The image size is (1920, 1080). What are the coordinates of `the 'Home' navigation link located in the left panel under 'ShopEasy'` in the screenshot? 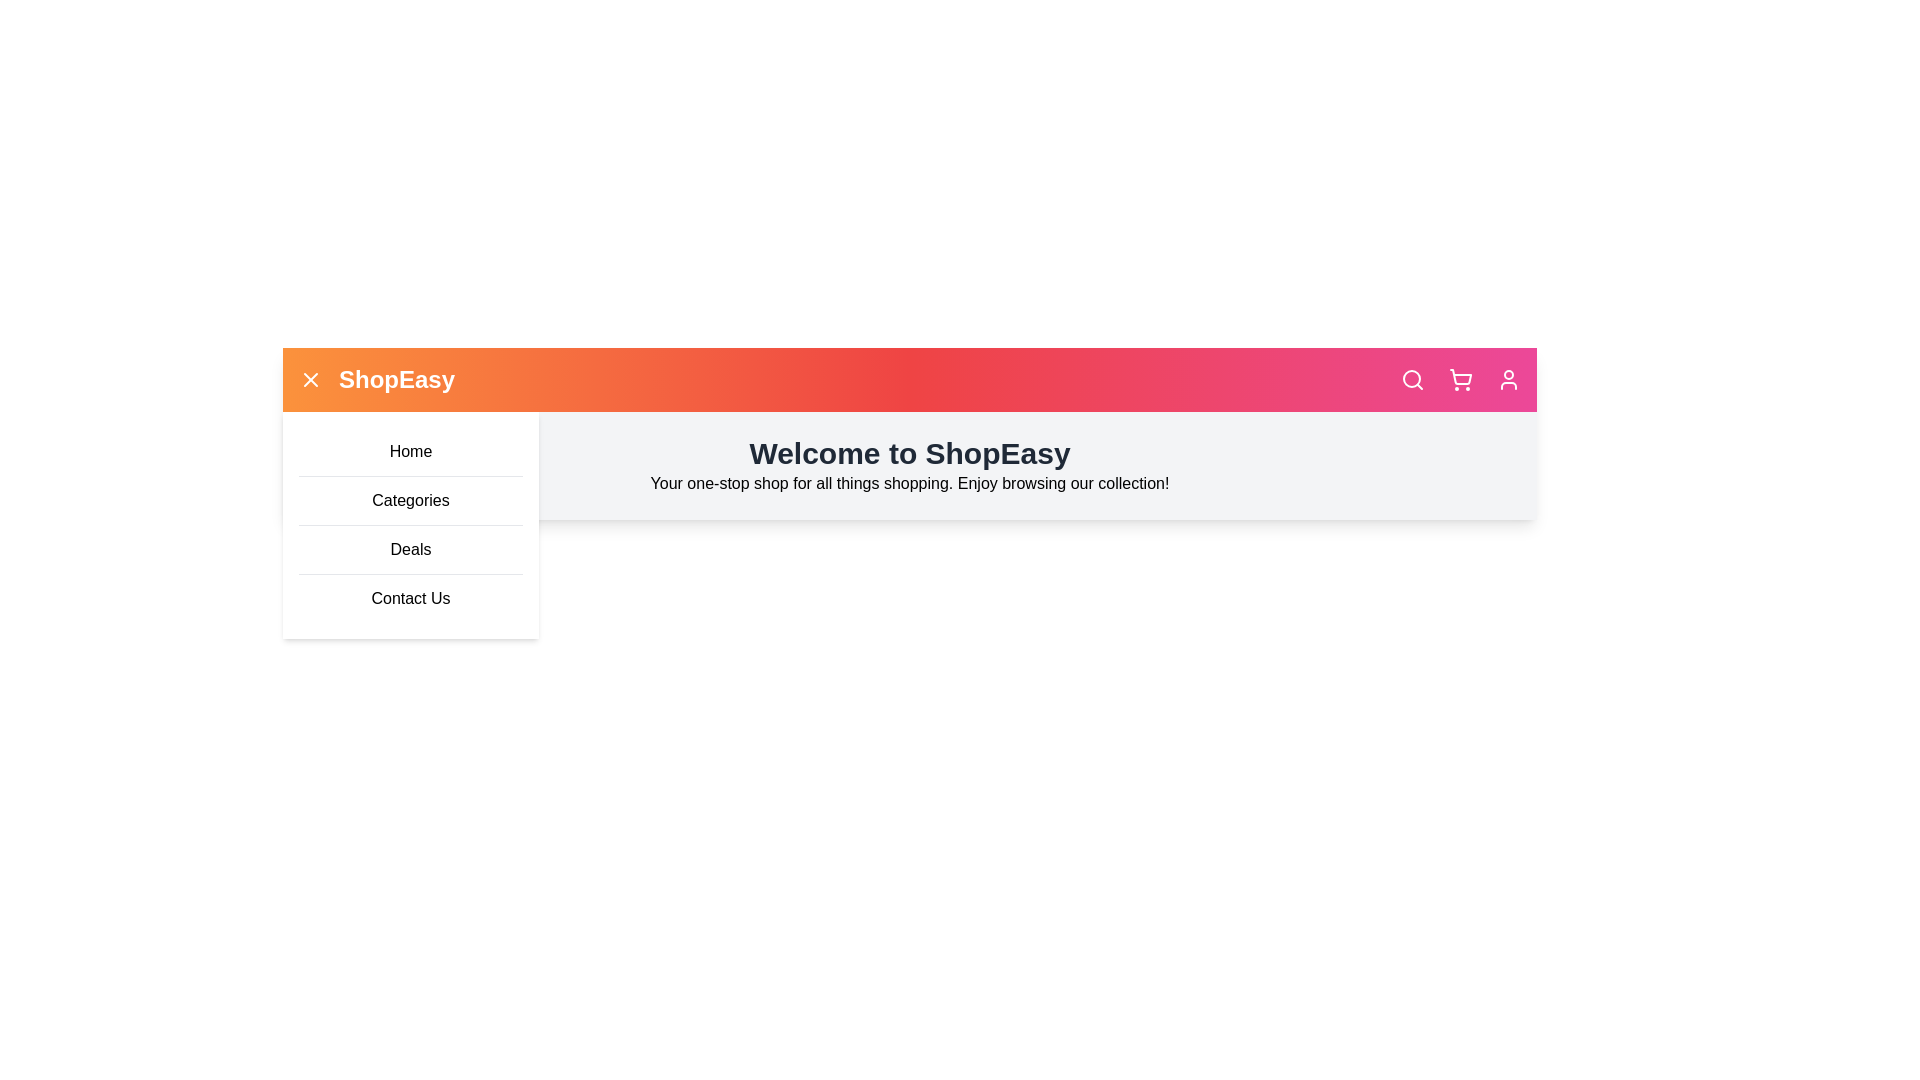 It's located at (410, 451).